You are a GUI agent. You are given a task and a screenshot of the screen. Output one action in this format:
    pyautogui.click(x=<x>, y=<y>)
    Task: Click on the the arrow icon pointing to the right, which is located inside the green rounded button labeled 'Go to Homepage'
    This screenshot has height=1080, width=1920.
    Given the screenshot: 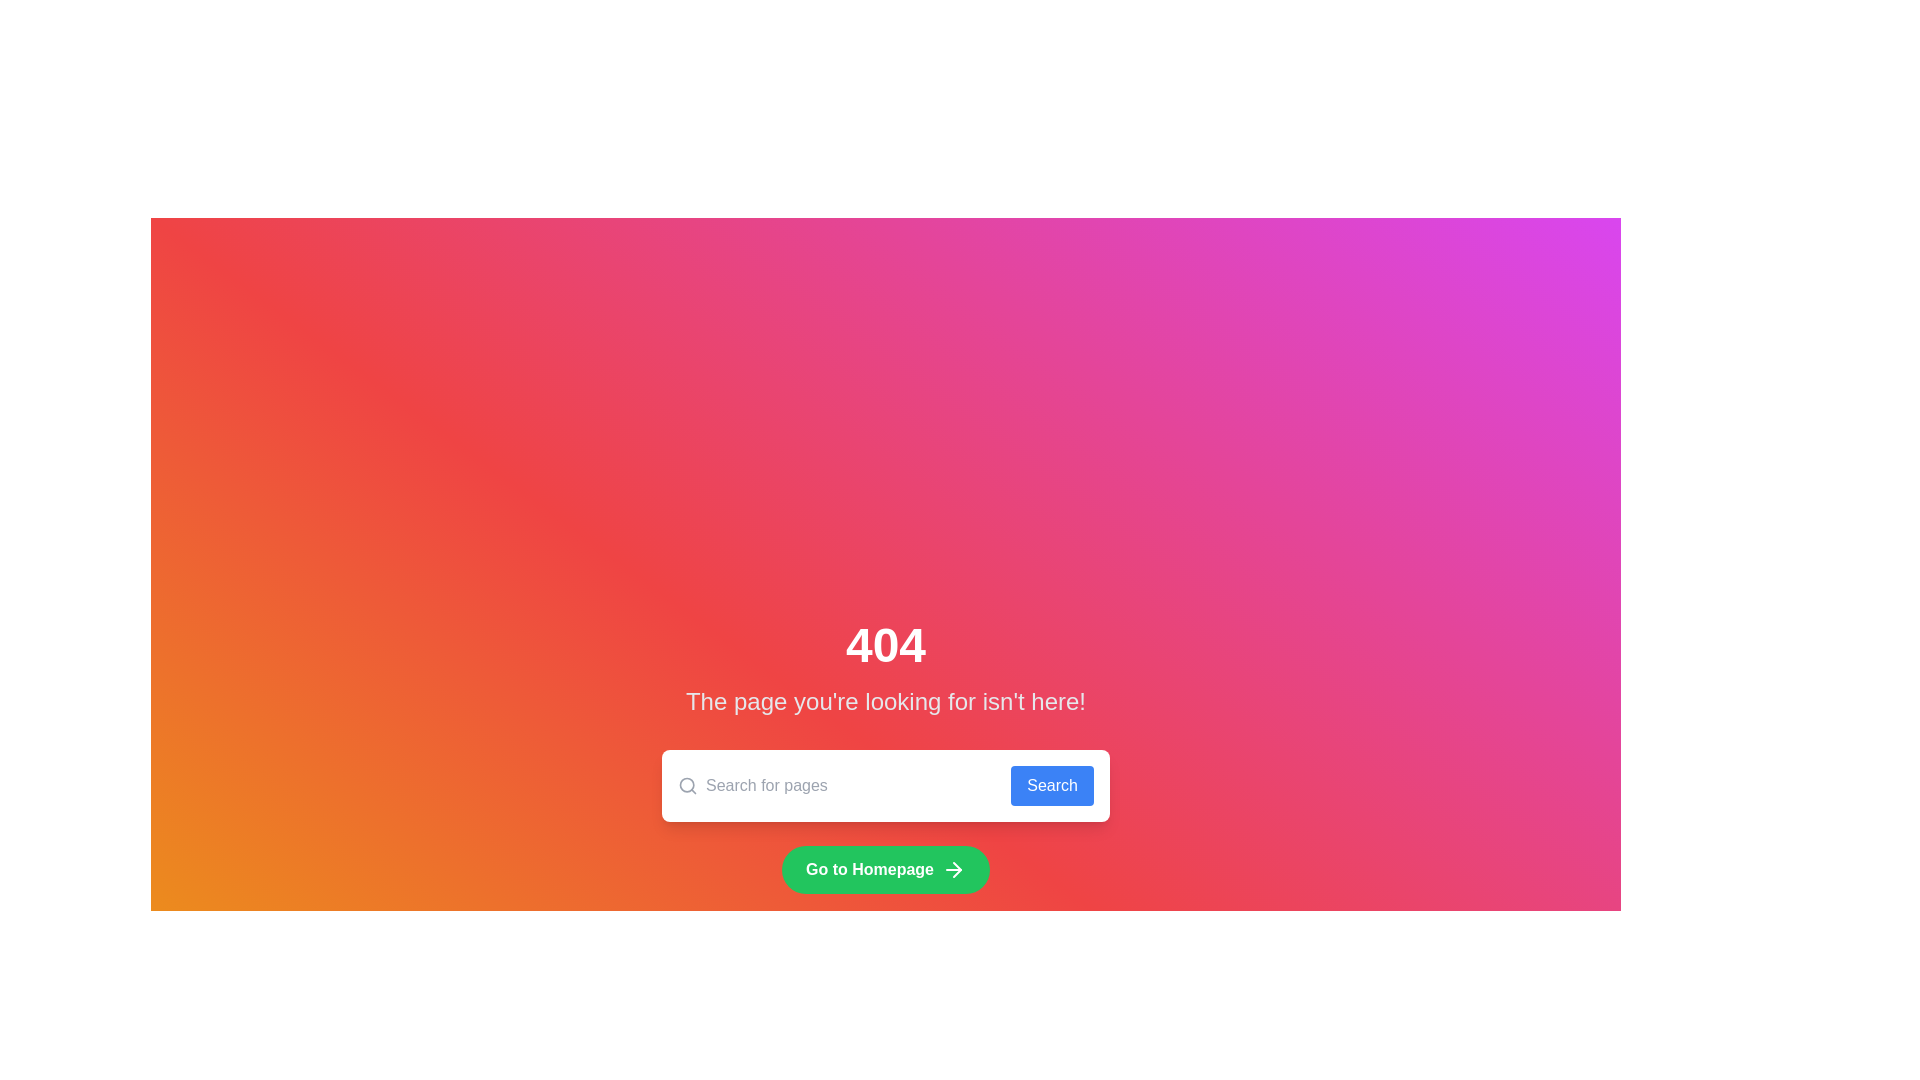 What is the action you would take?
    pyautogui.click(x=953, y=869)
    